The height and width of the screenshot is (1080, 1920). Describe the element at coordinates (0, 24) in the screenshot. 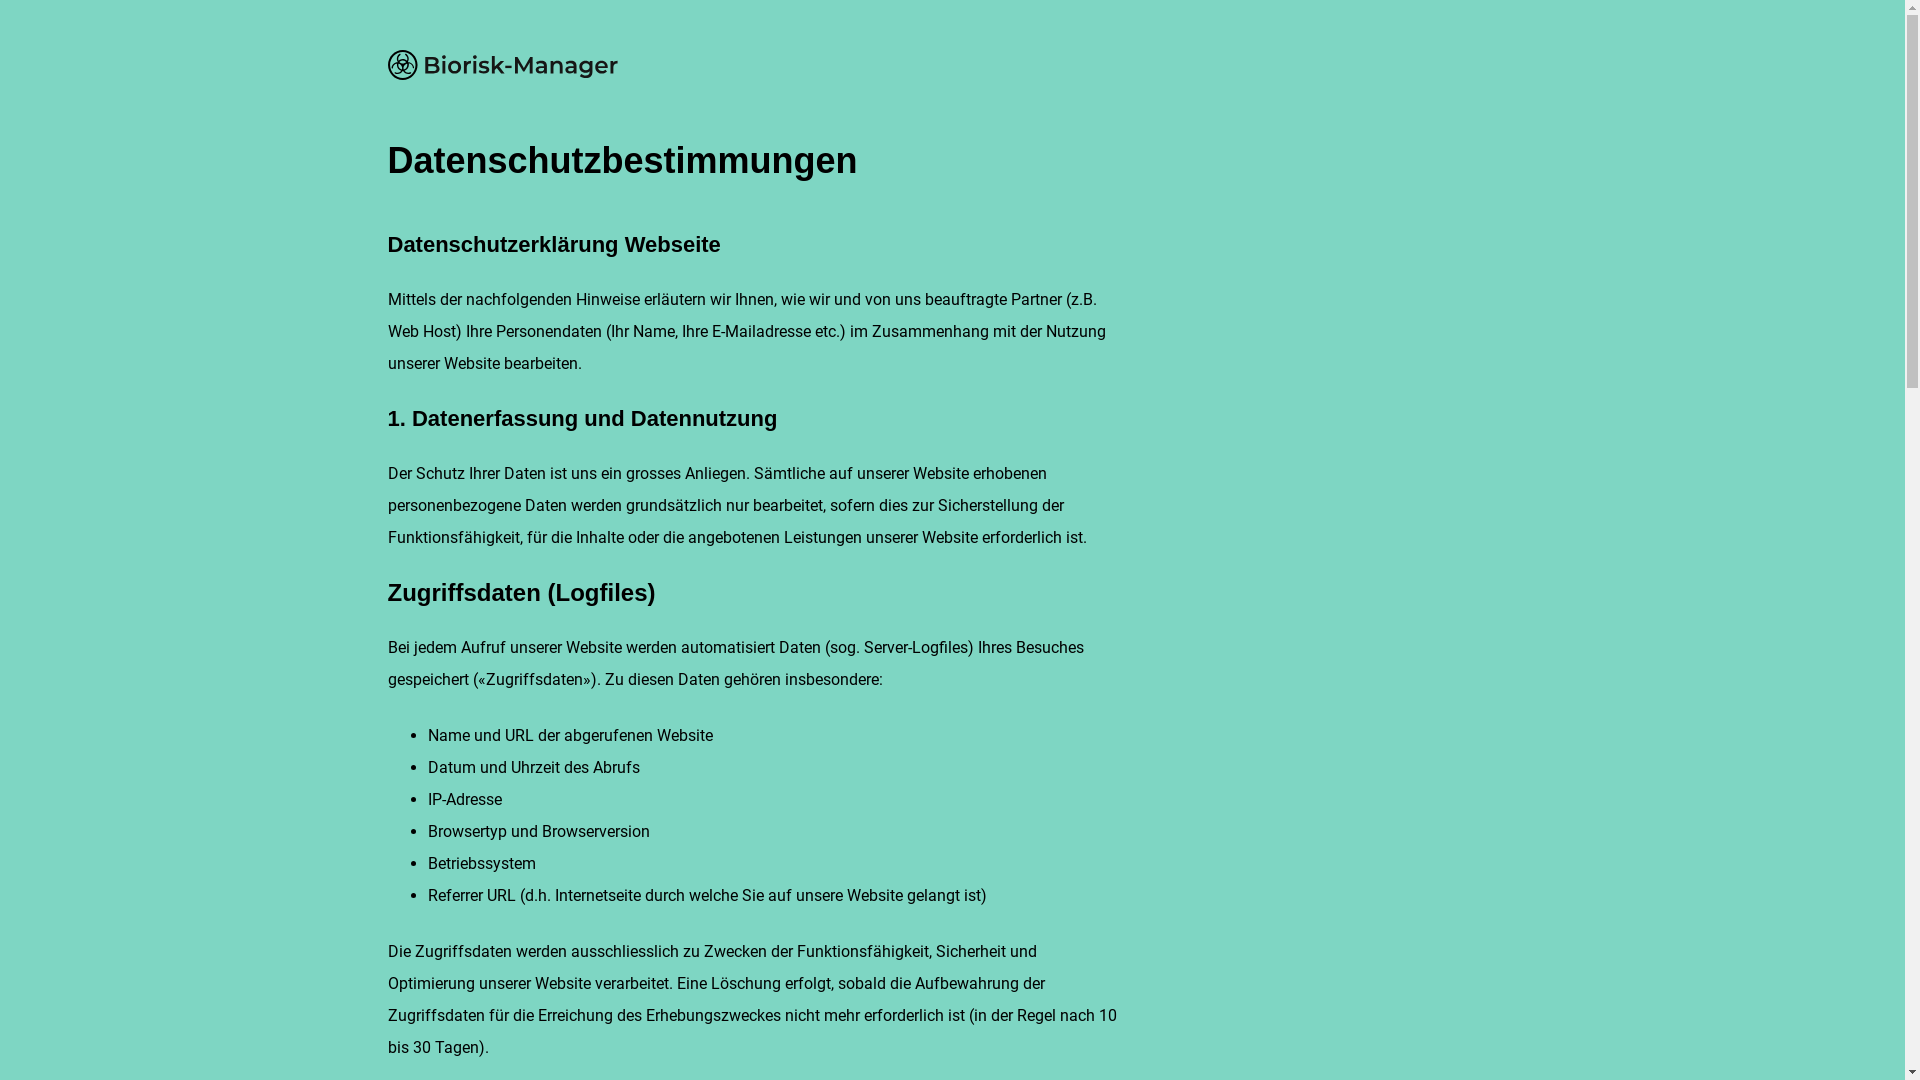

I see `'Direkt zum Inhalt'` at that location.